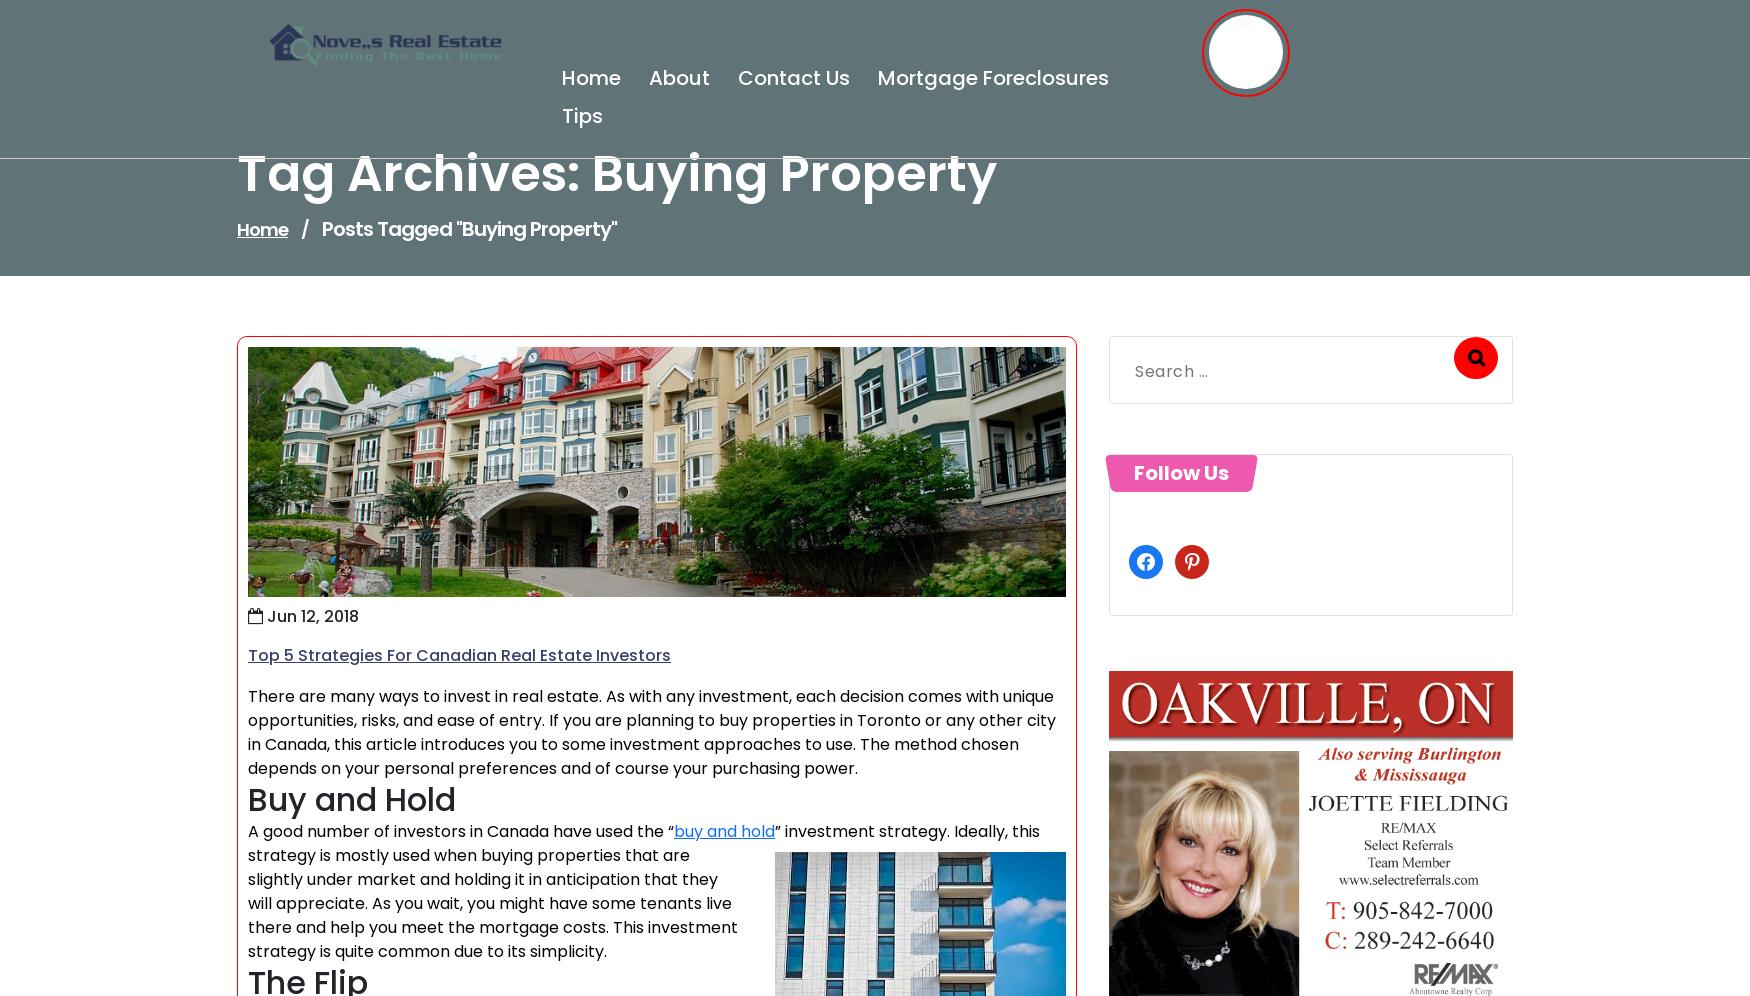  What do you see at coordinates (1192, 474) in the screenshot?
I see `'Watch This'` at bounding box center [1192, 474].